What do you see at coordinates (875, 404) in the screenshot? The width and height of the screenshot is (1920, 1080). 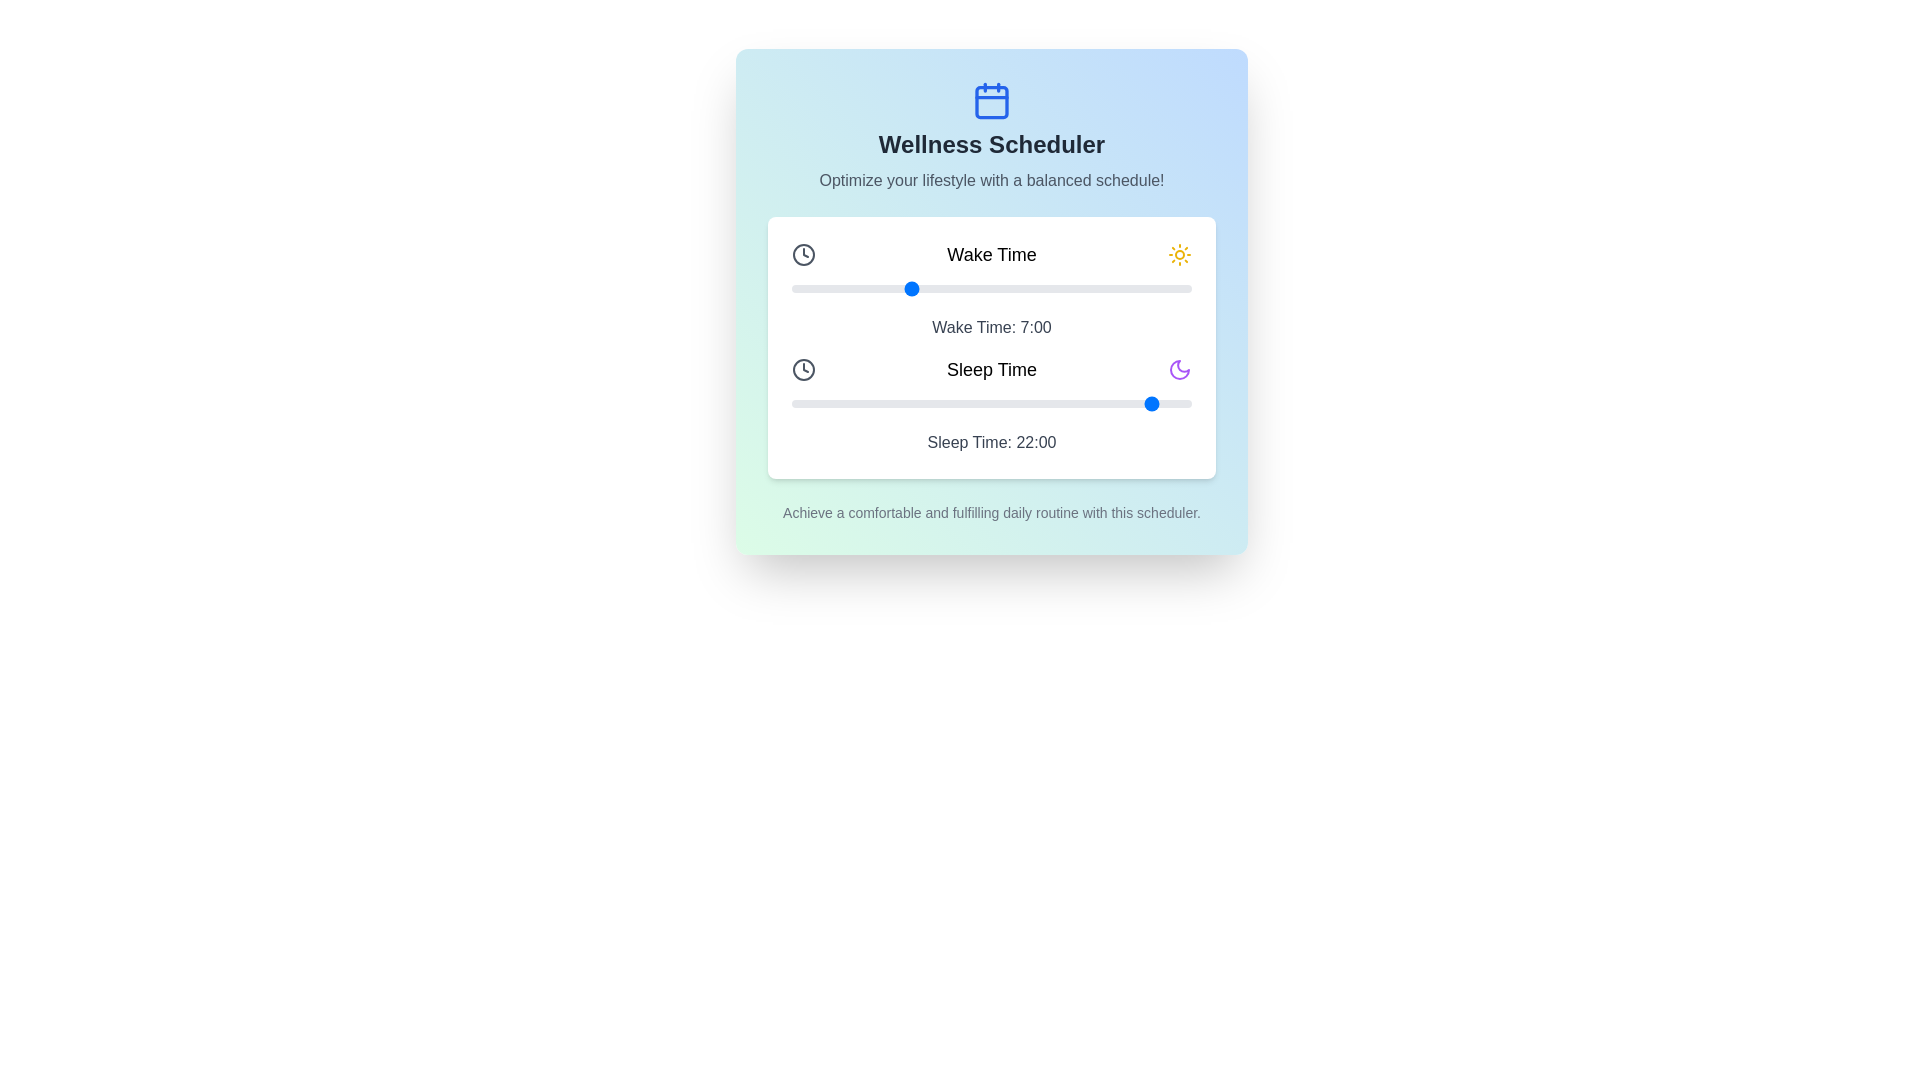 I see `the time` at bounding box center [875, 404].